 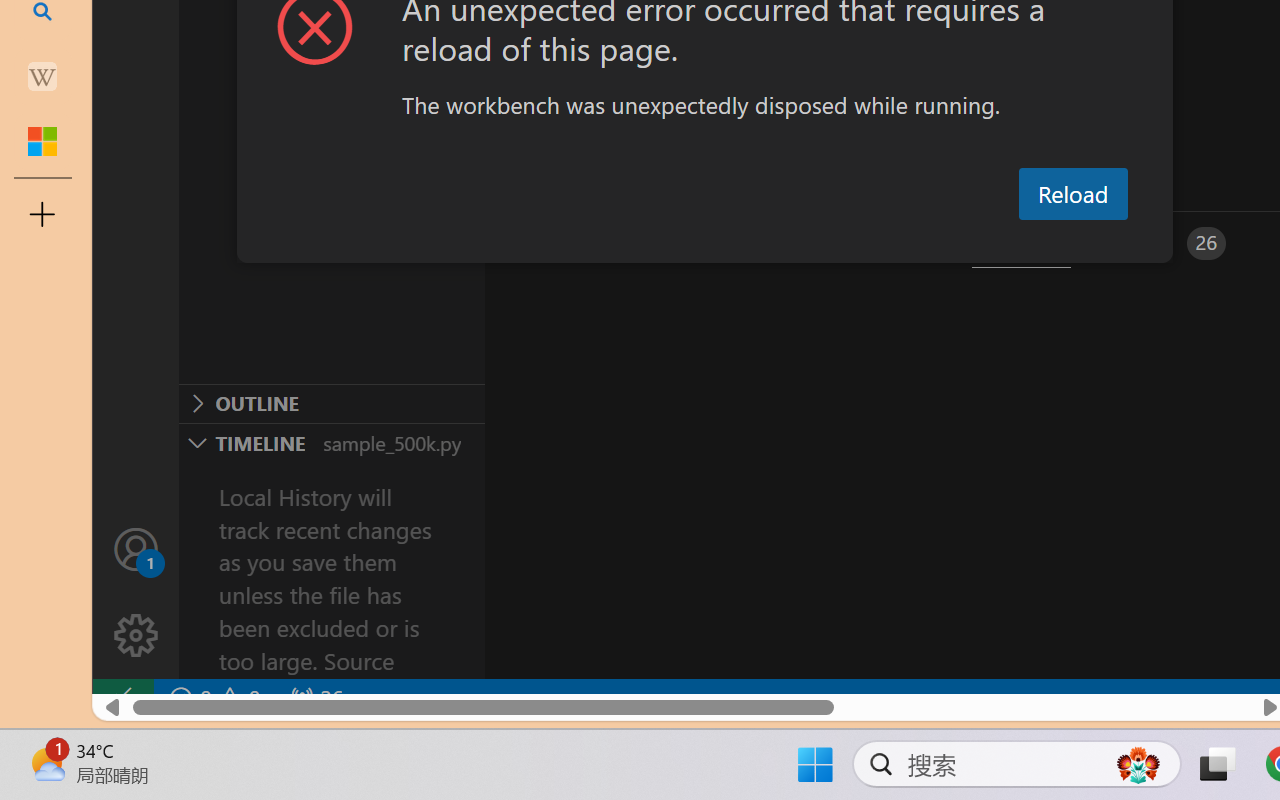 I want to click on 'Timeline Section', so click(x=331, y=441).